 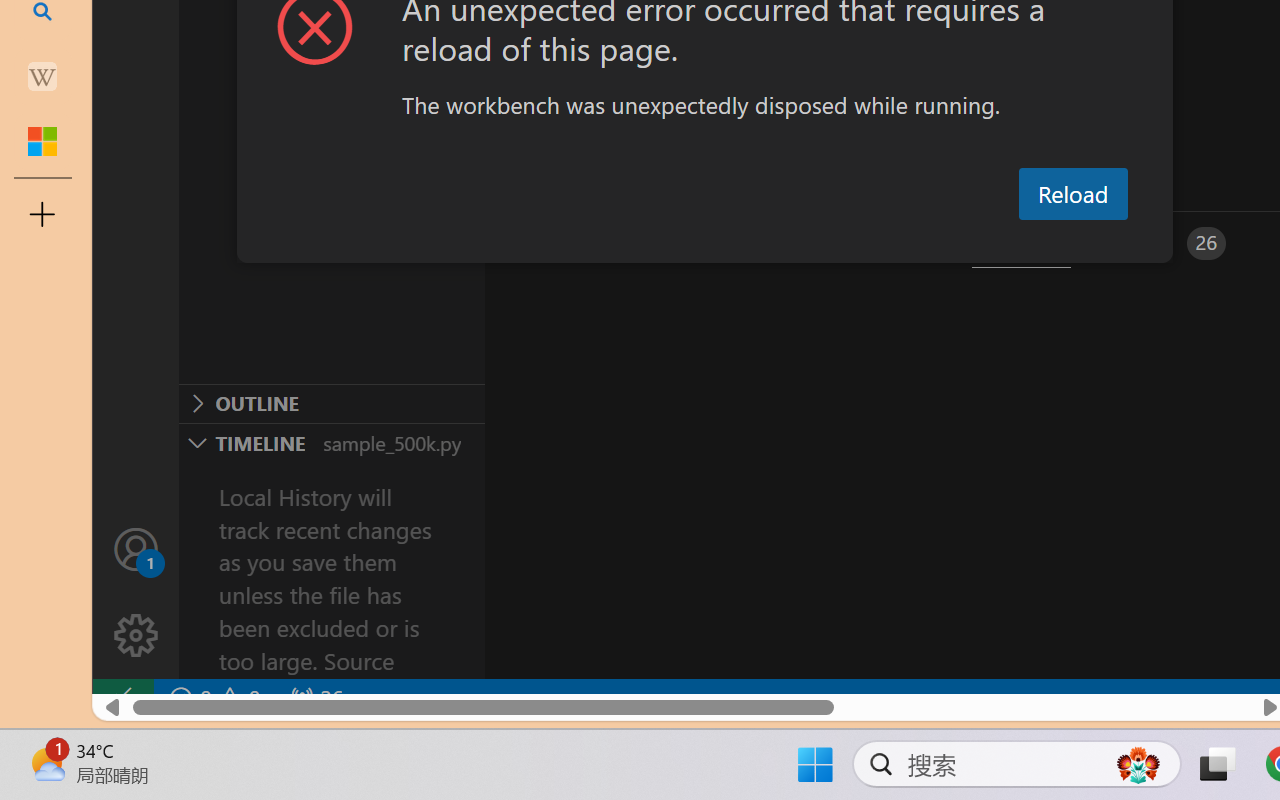 I want to click on 'Timeline Section', so click(x=331, y=441).